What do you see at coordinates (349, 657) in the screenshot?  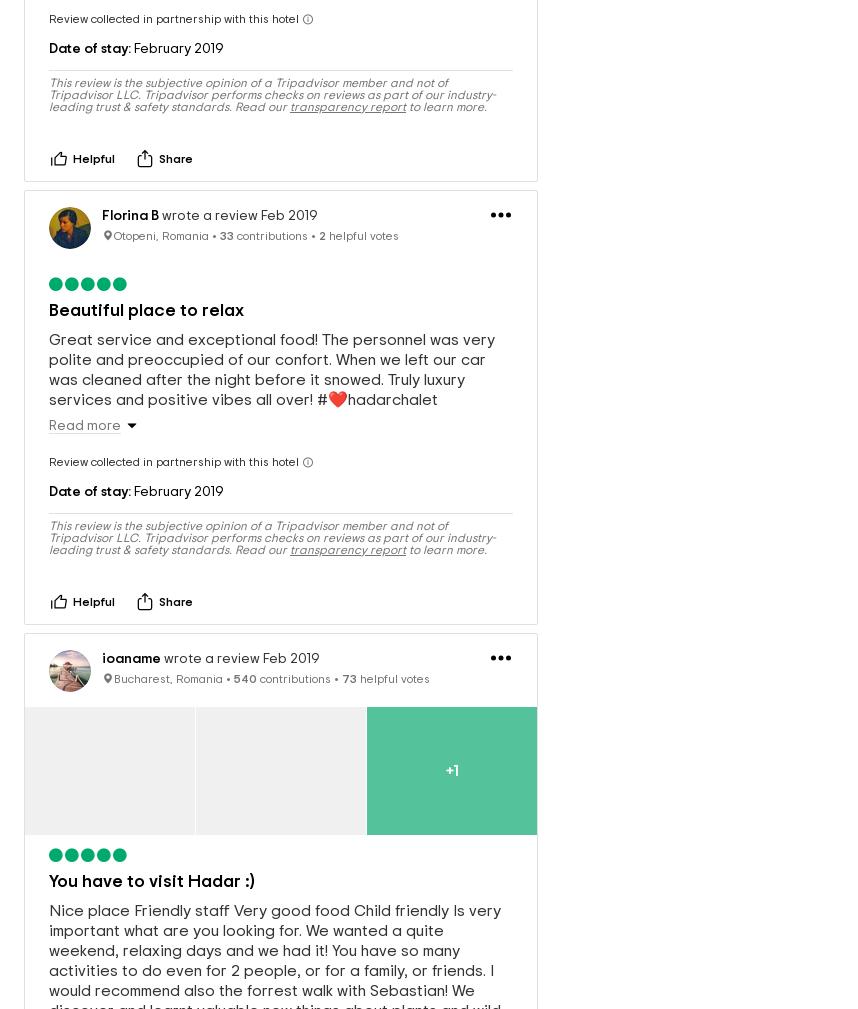 I see `'73'` at bounding box center [349, 657].